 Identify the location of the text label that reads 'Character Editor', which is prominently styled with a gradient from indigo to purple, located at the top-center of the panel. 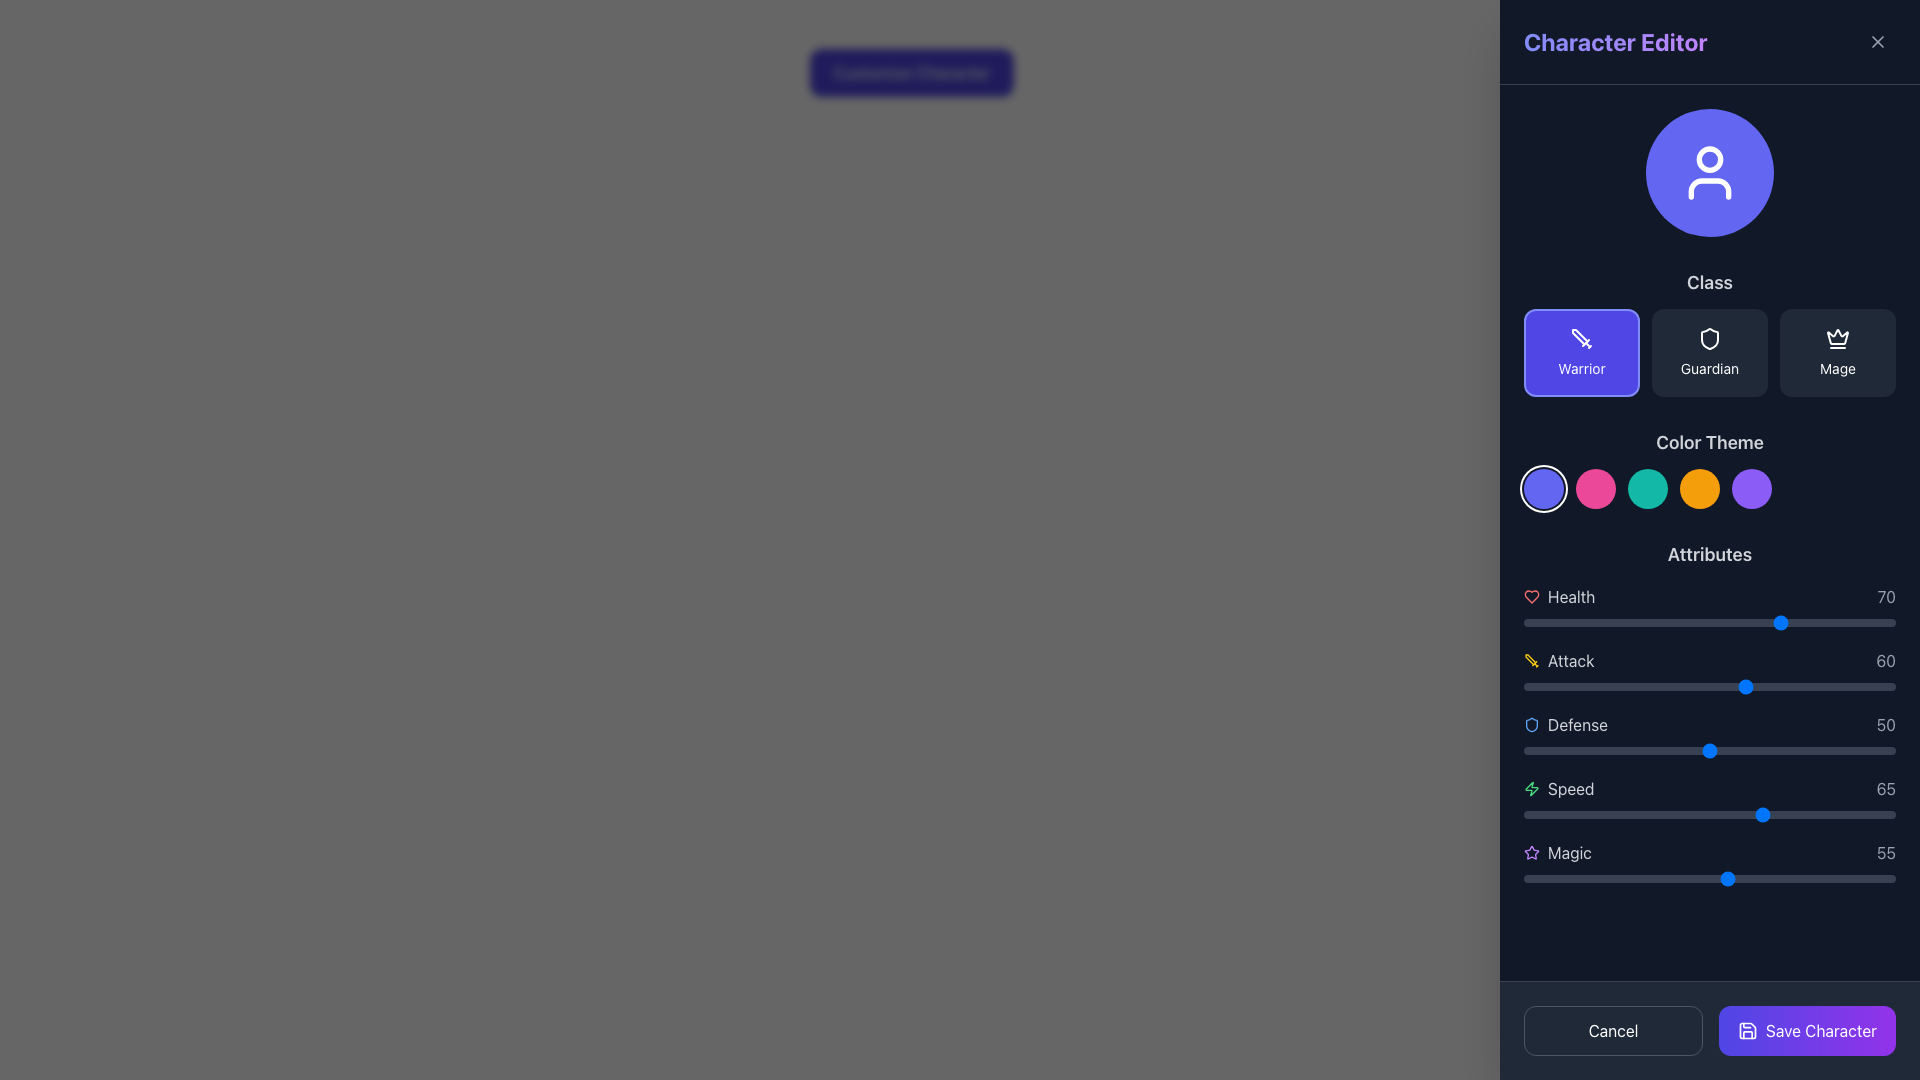
(1615, 42).